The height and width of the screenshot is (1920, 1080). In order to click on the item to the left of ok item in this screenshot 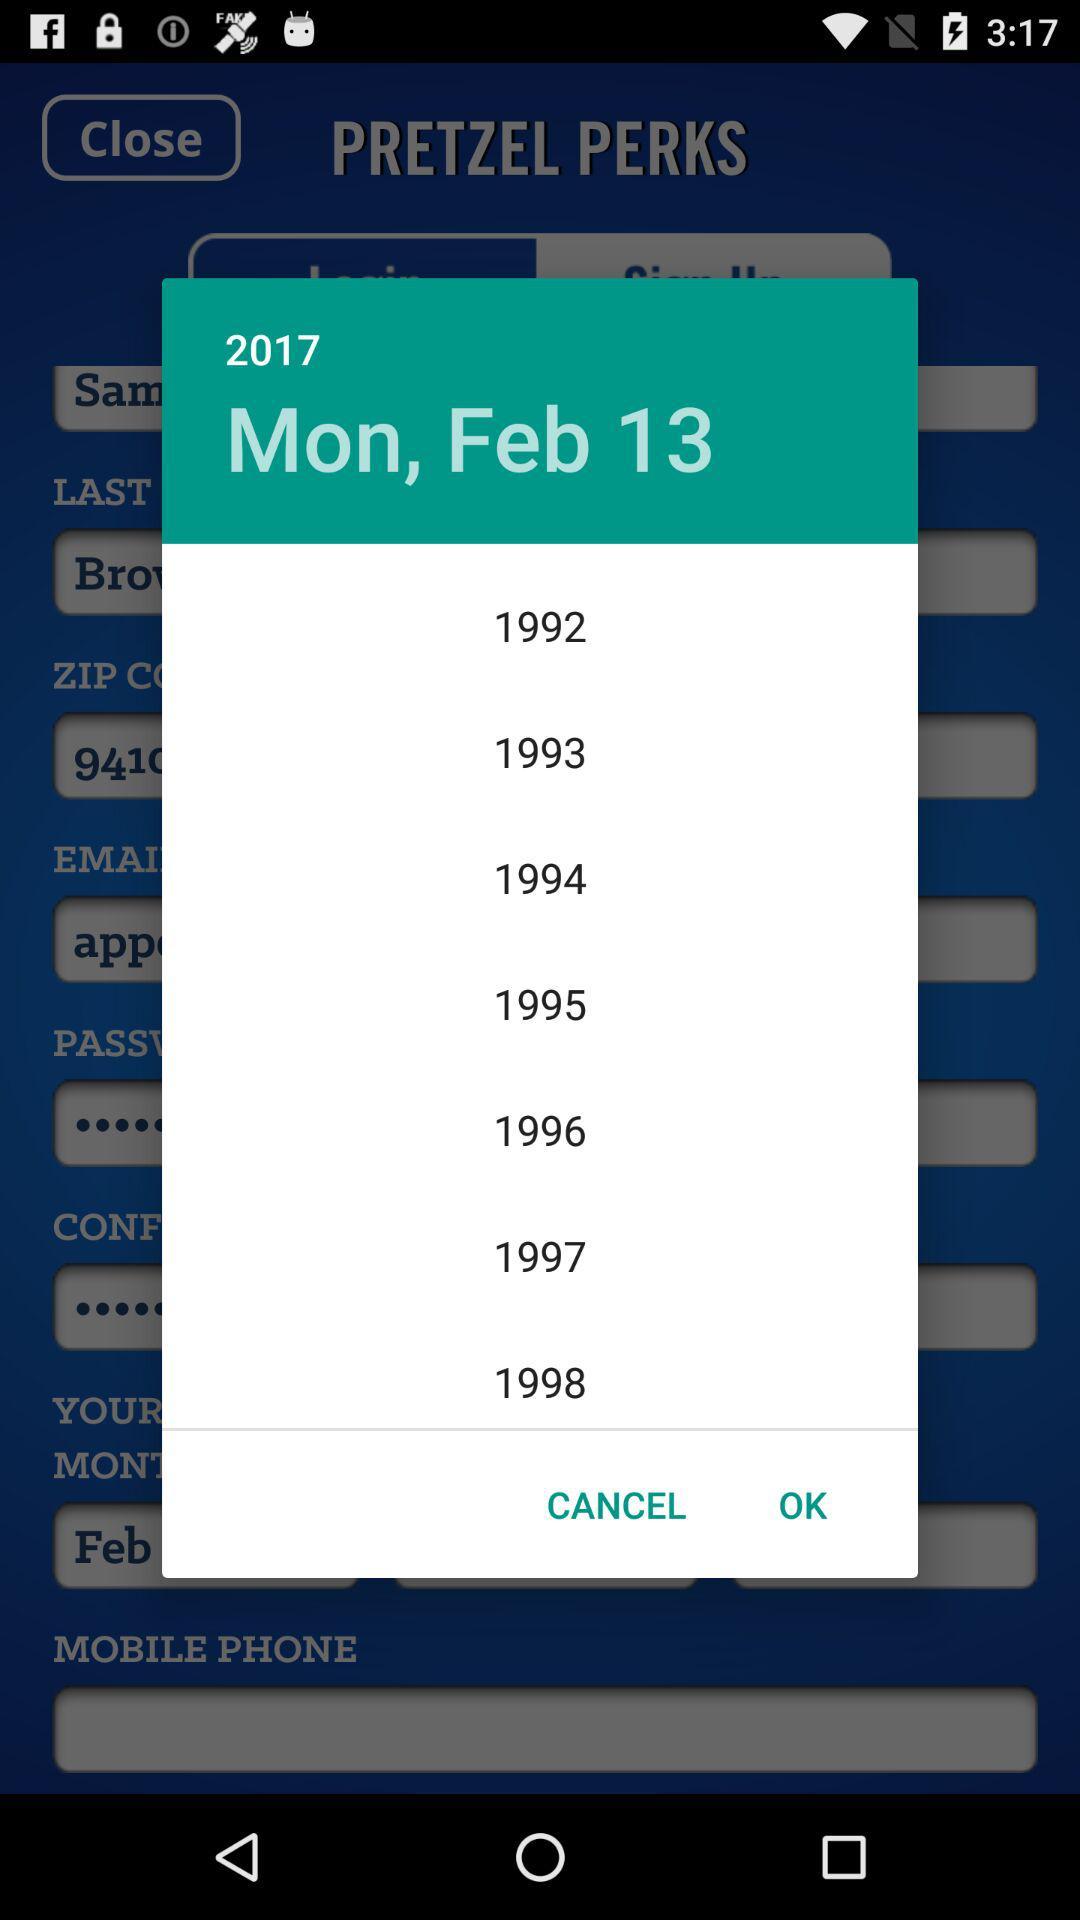, I will do `click(615, 1504)`.